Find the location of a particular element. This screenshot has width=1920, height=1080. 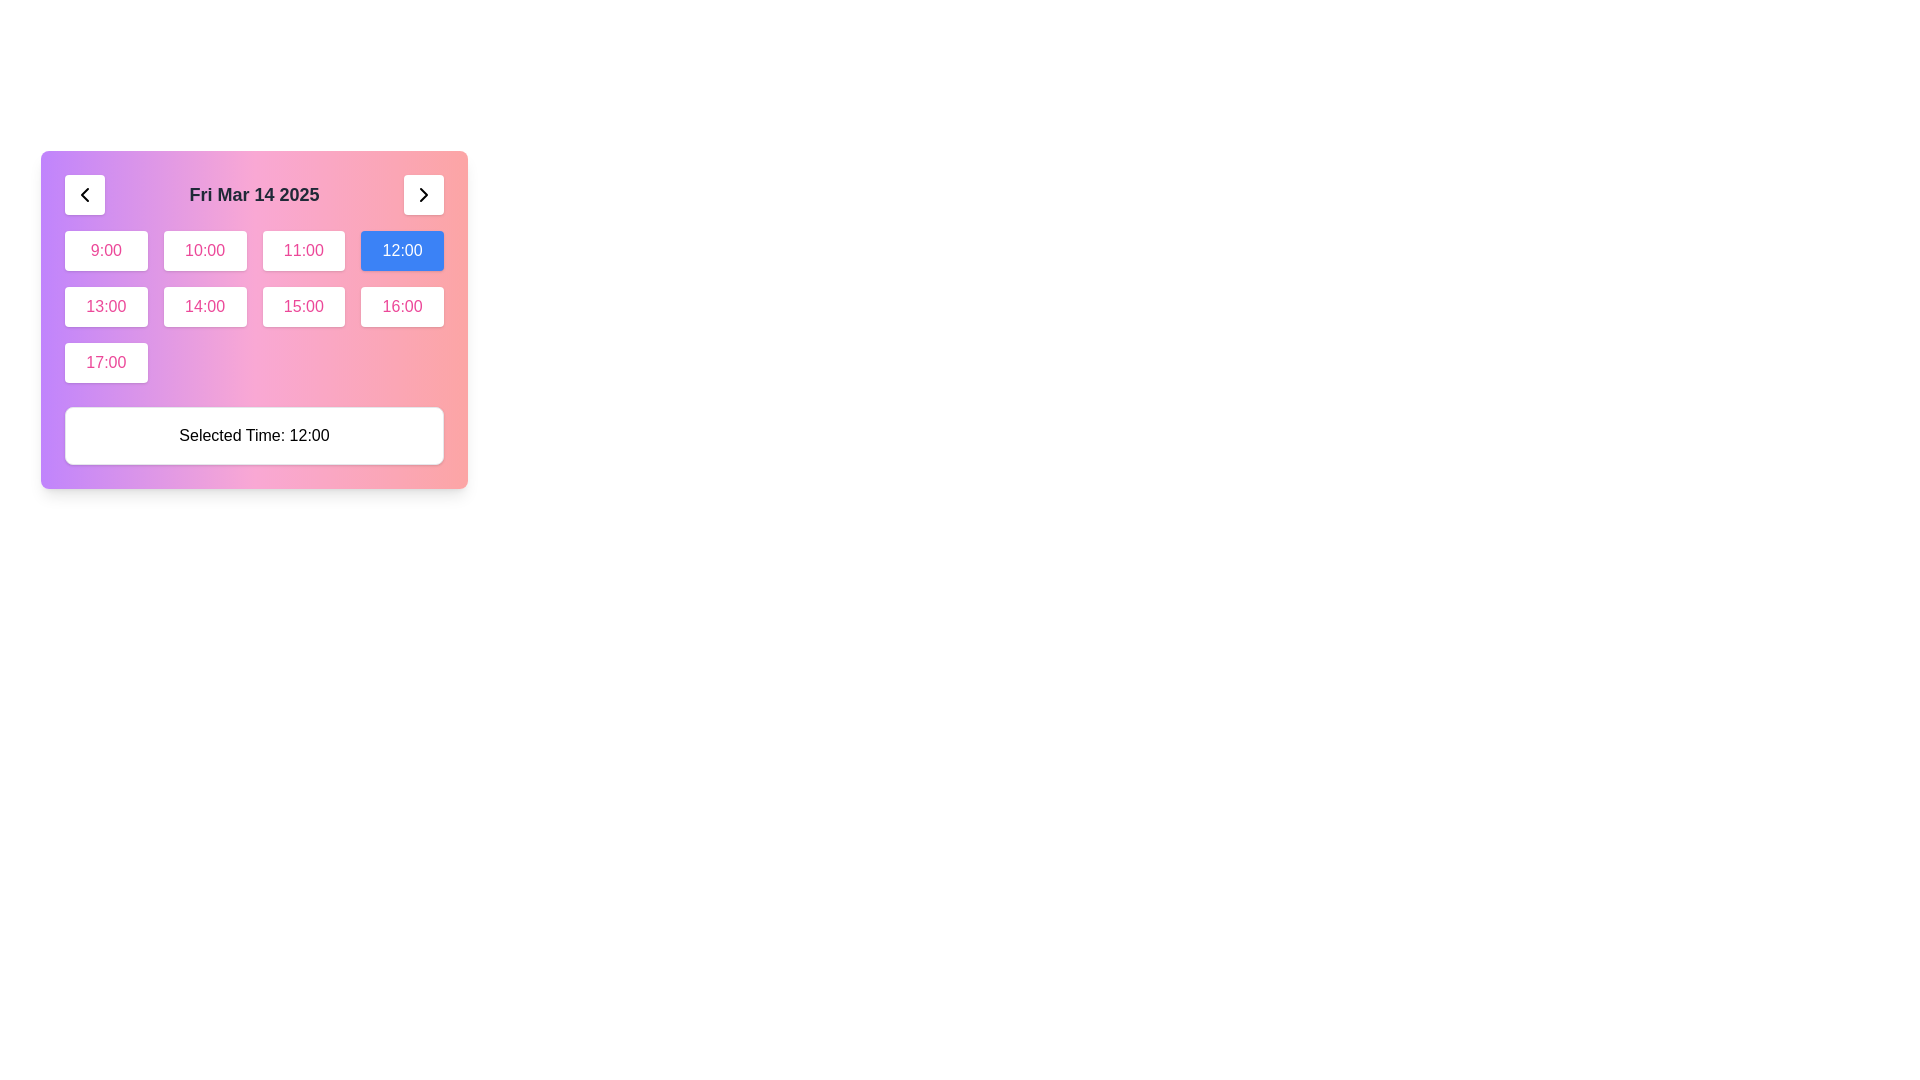

across the interactive grid of buttons is located at coordinates (253, 307).